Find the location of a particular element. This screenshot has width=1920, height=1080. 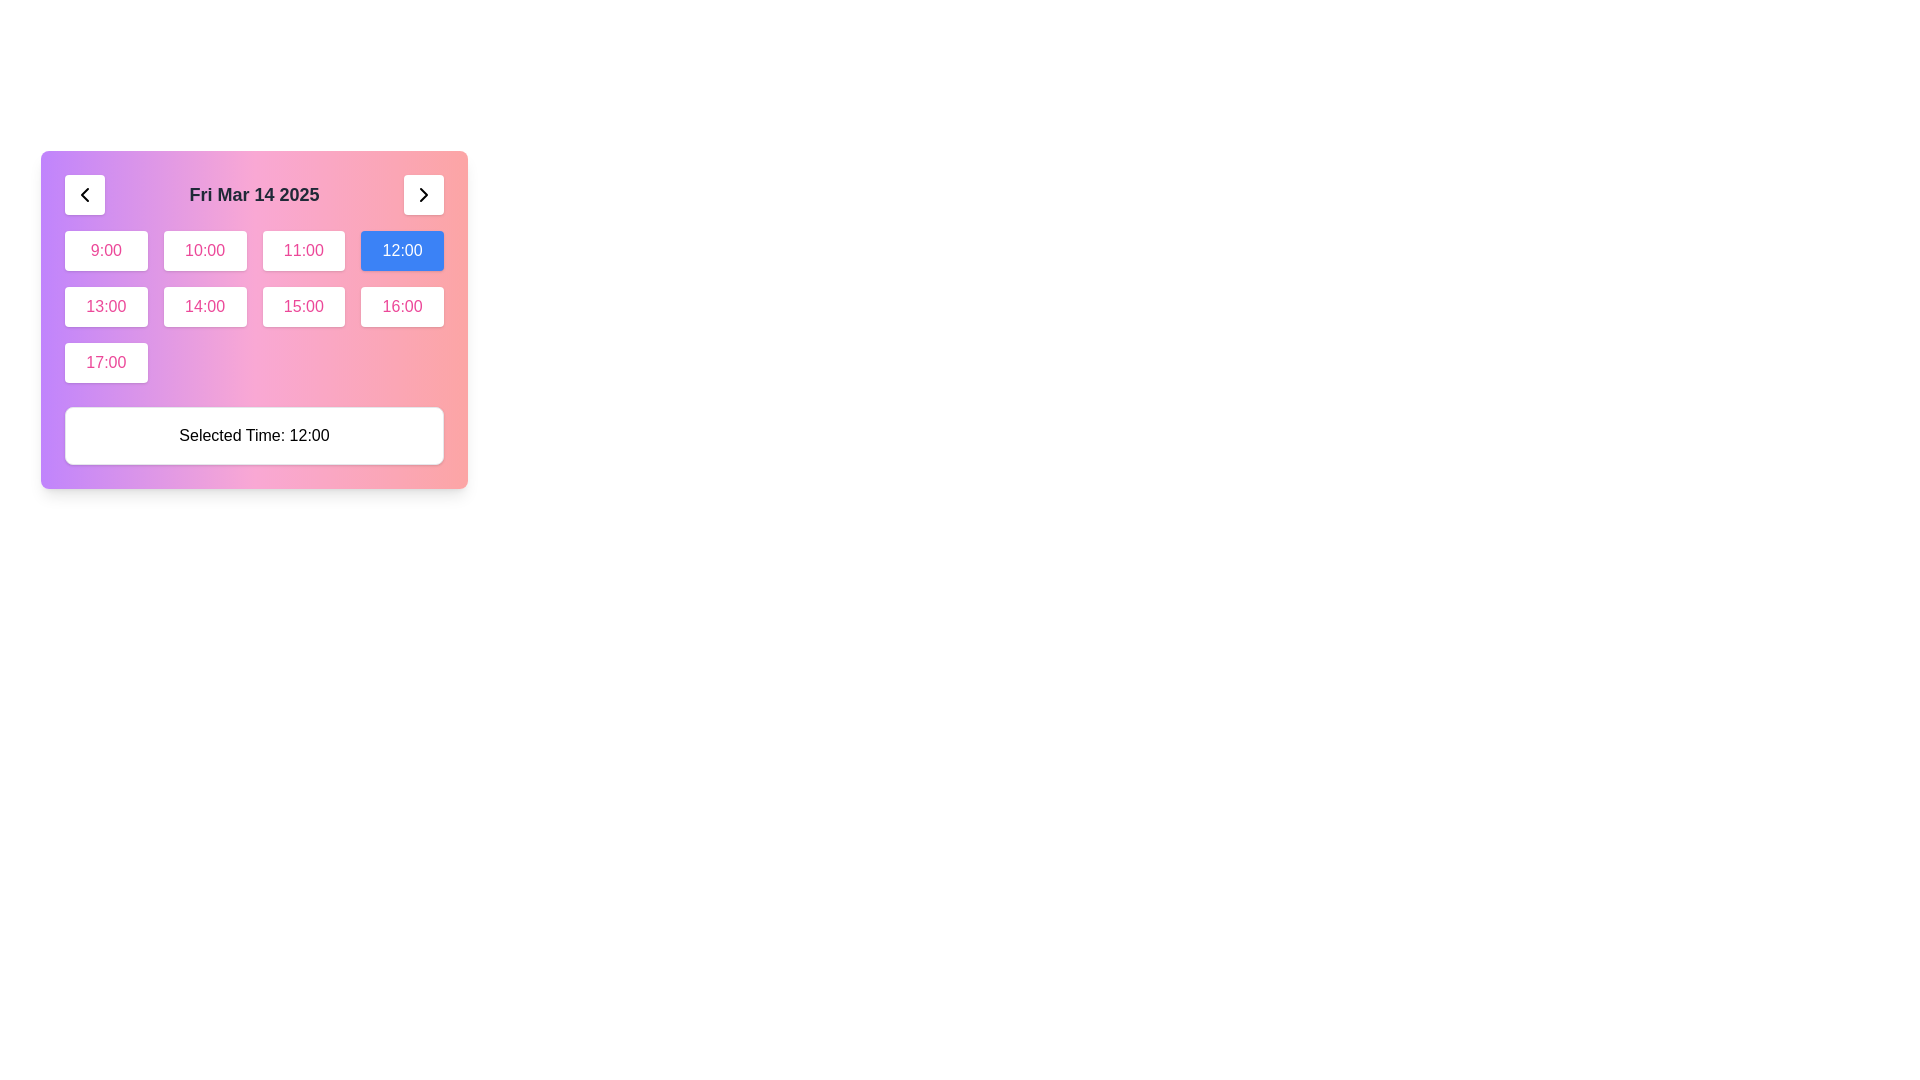

across the interactive grid of buttons is located at coordinates (253, 307).